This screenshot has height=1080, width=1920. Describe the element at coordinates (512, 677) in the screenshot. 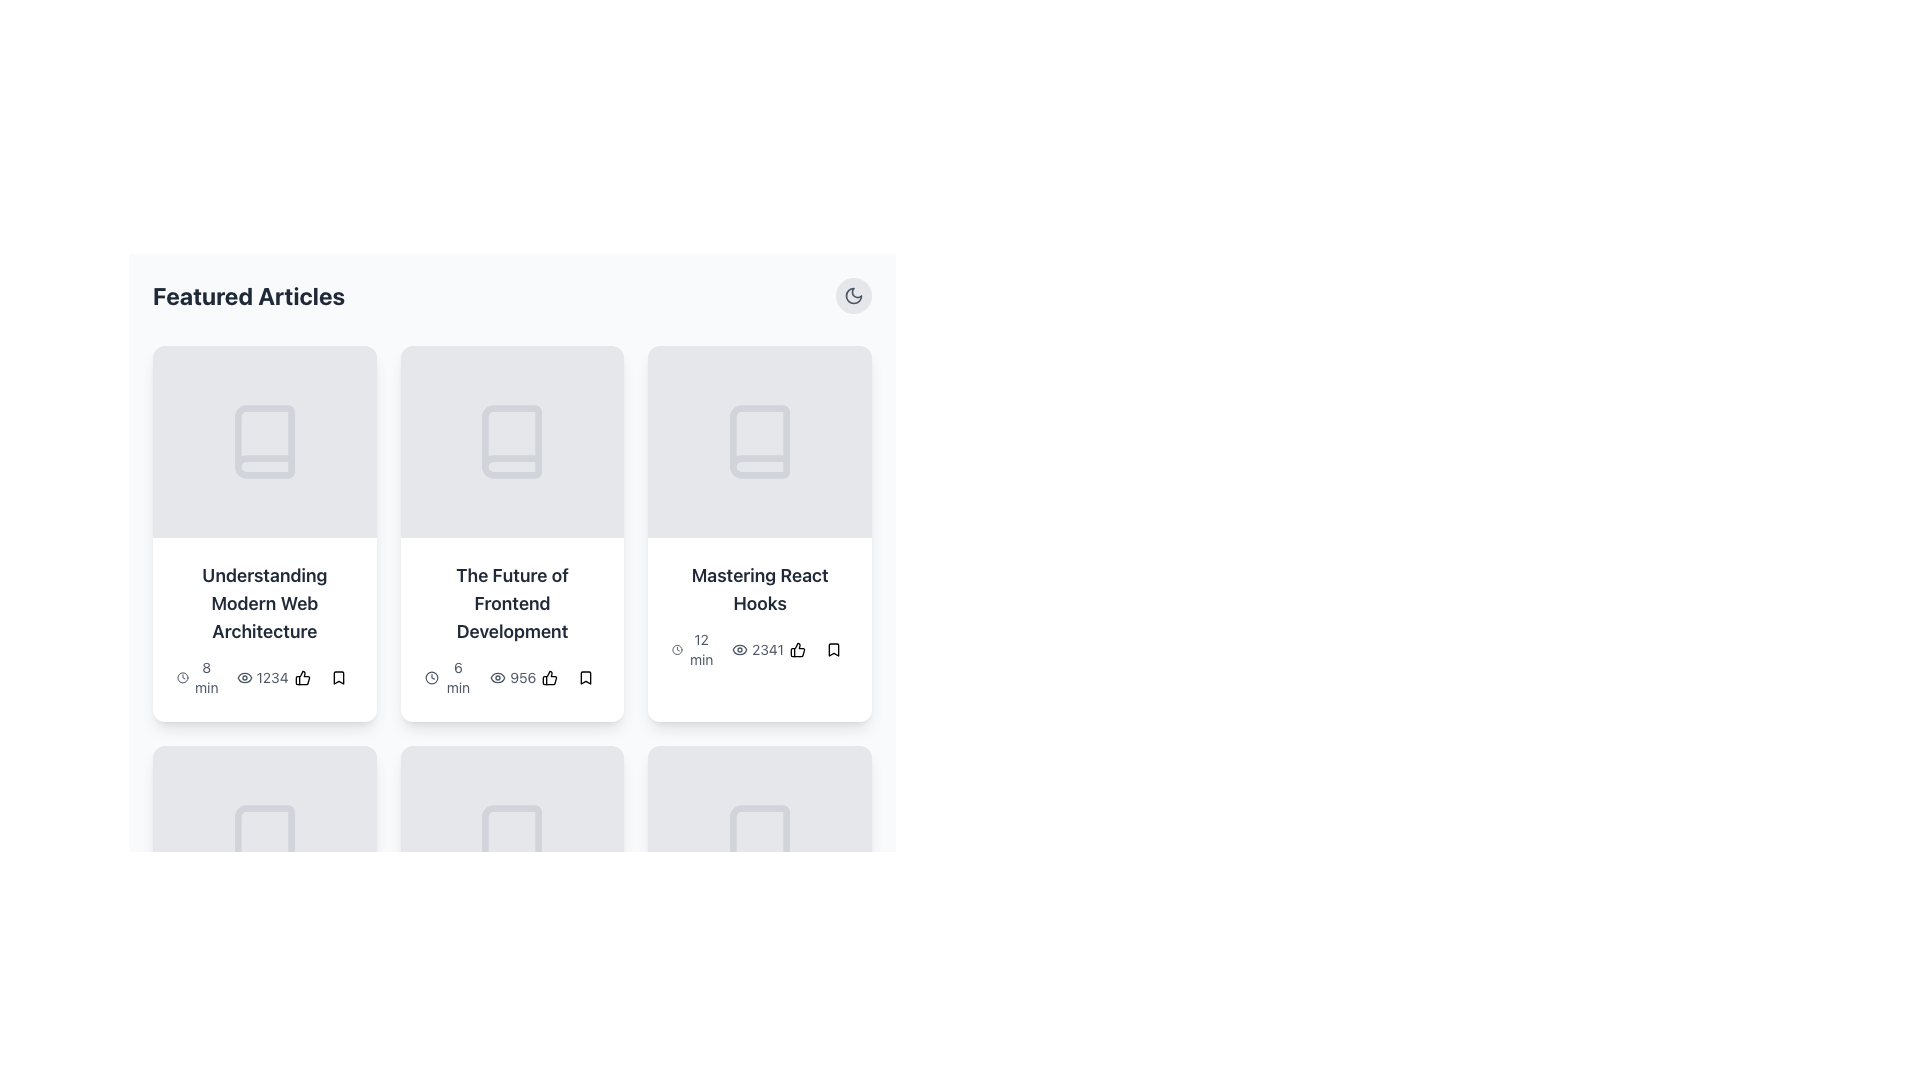

I see `the text element displaying the estimated reading time and number of views for the article 'The Future of Frontend Development', located below the title in the middle card of a three-column layout` at that location.